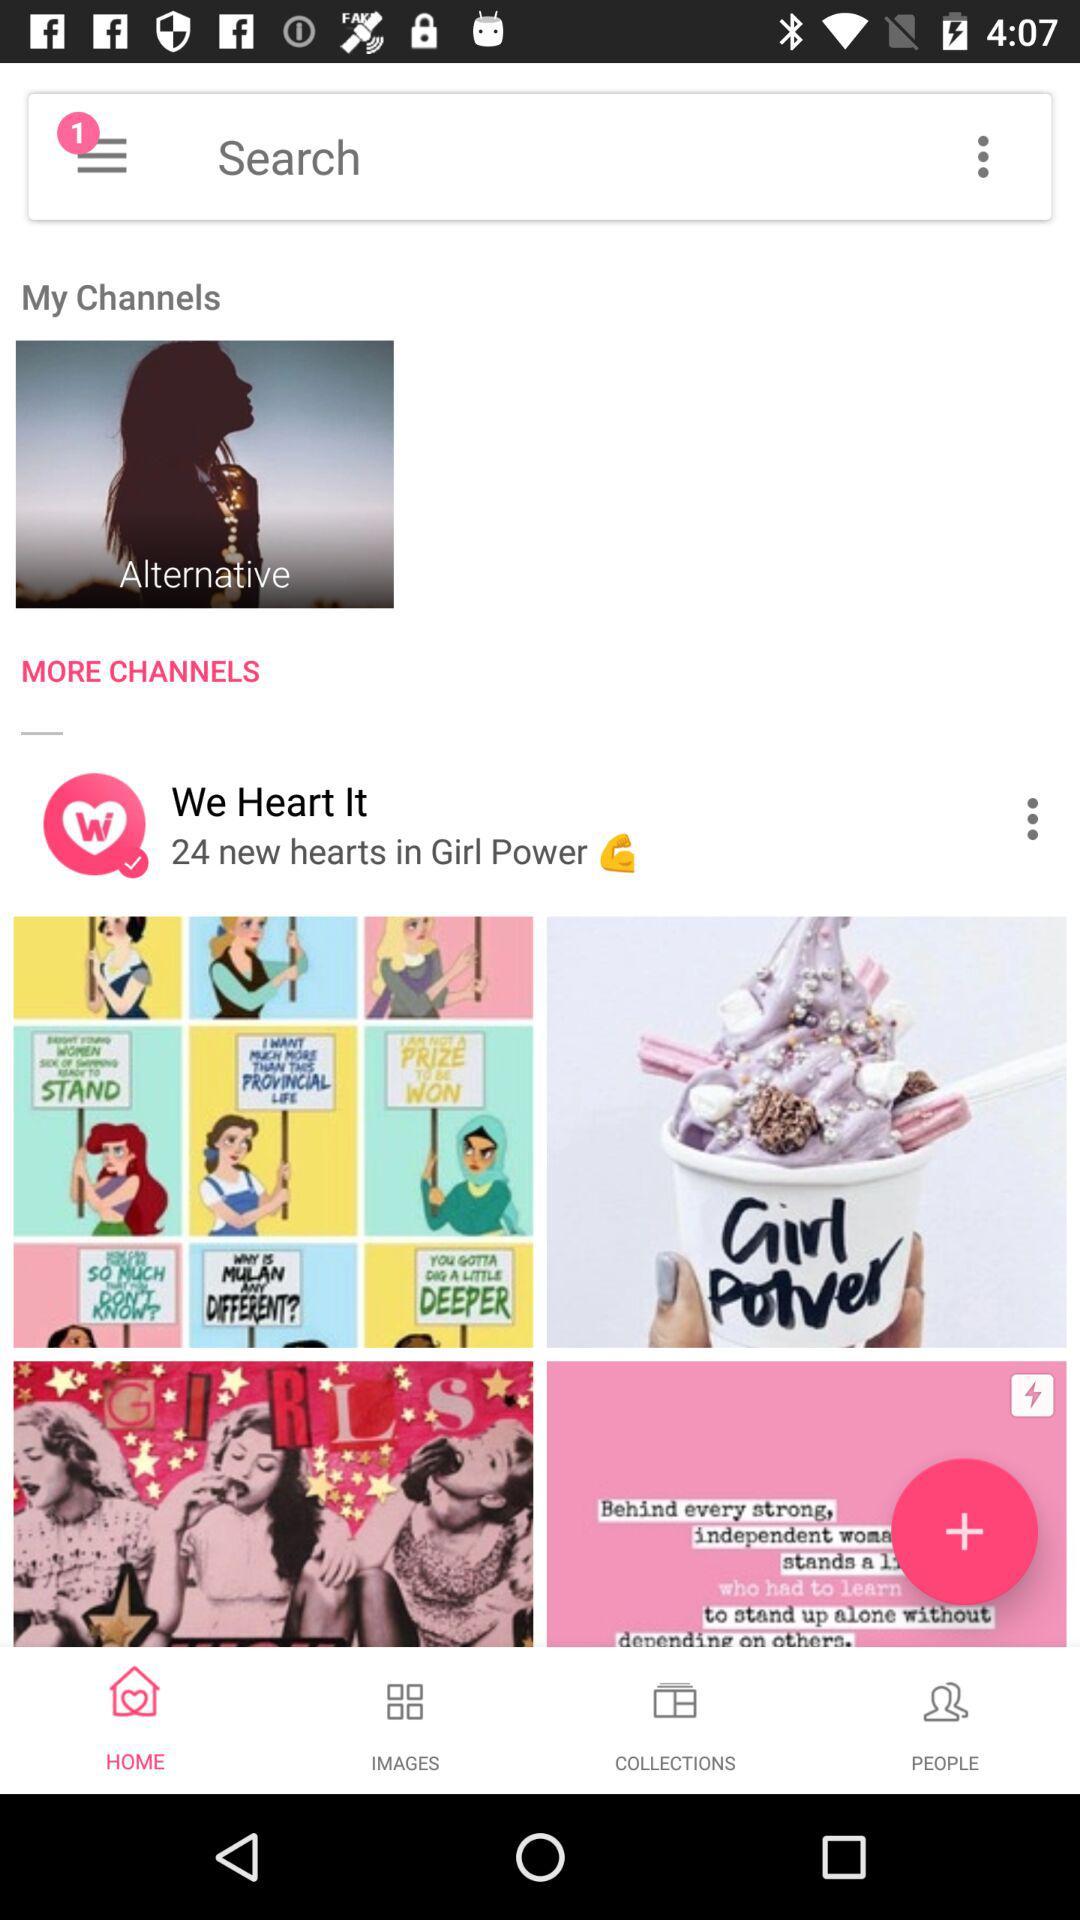  I want to click on the icon above my channels icon, so click(101, 155).